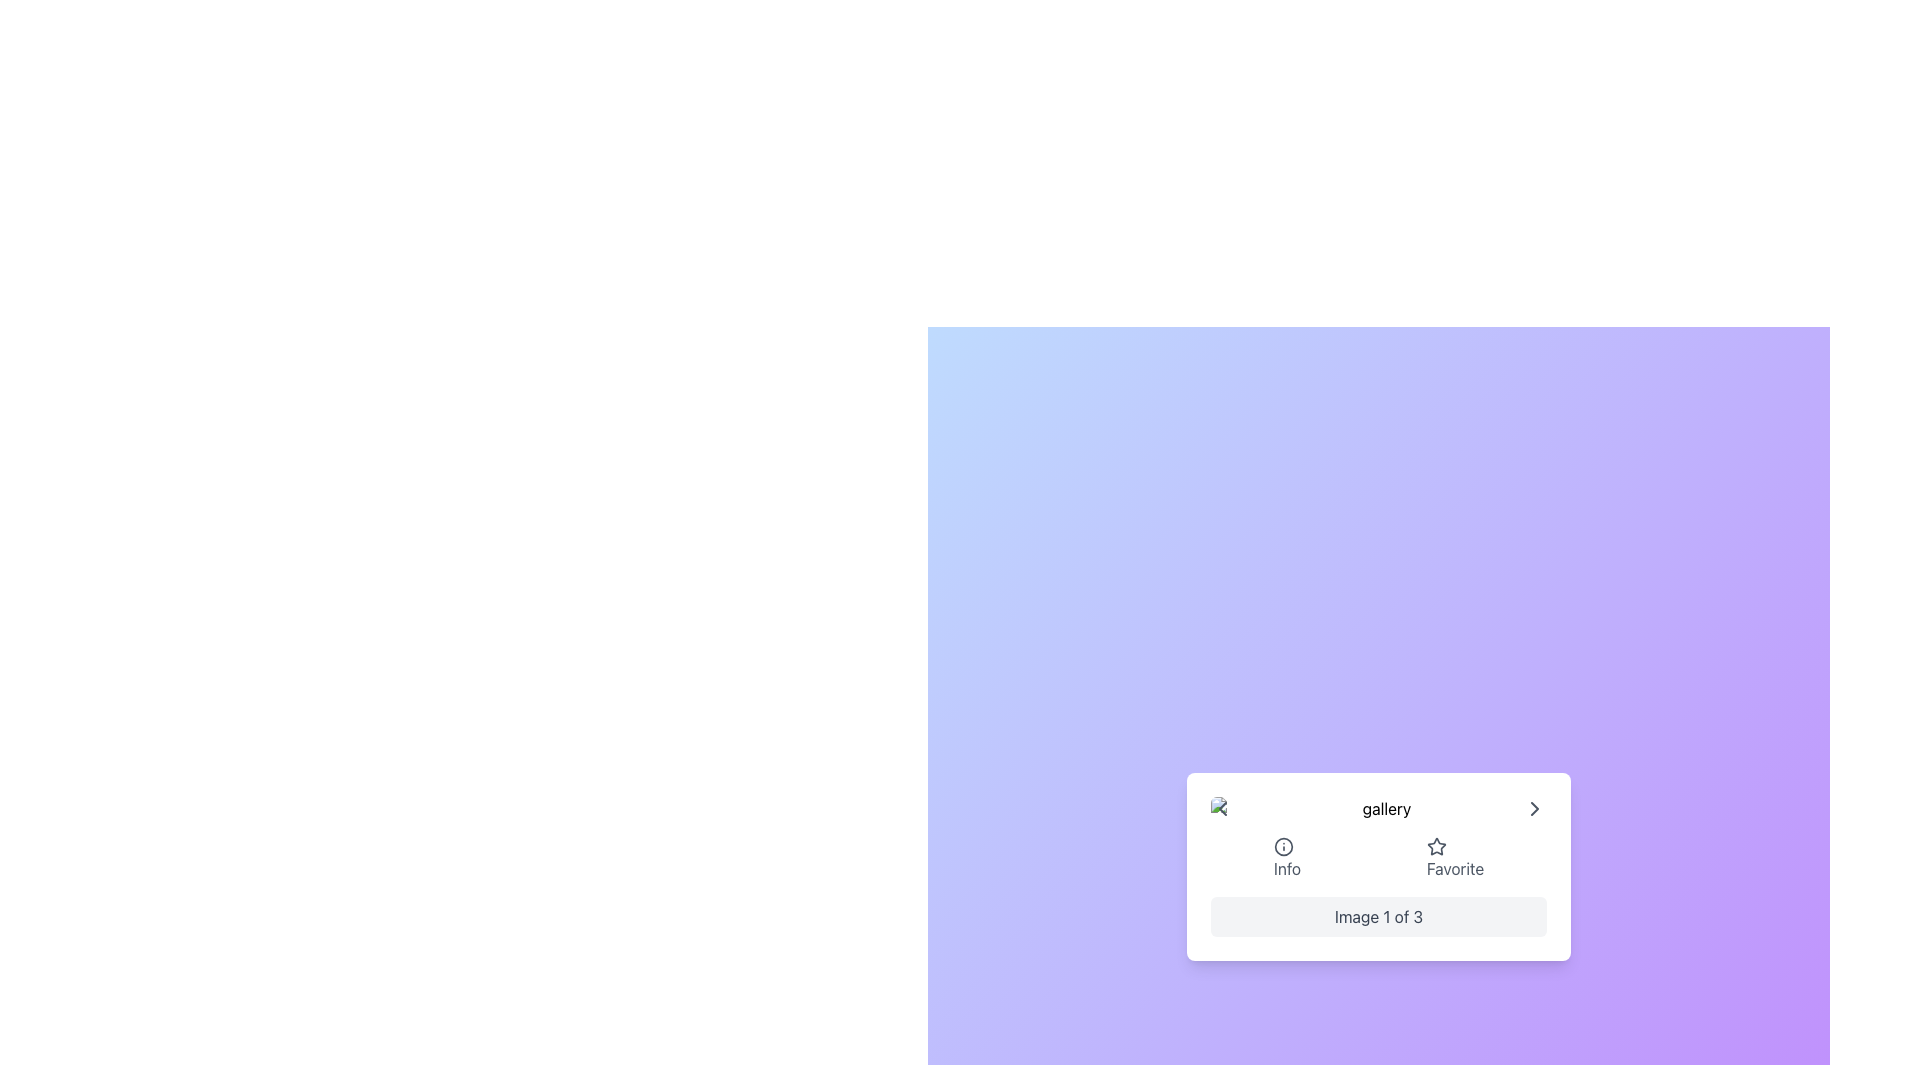  Describe the element at coordinates (1534, 808) in the screenshot. I see `the Chevron icon located to the right of the 'gallery' text label at the top-center of the card UI` at that location.